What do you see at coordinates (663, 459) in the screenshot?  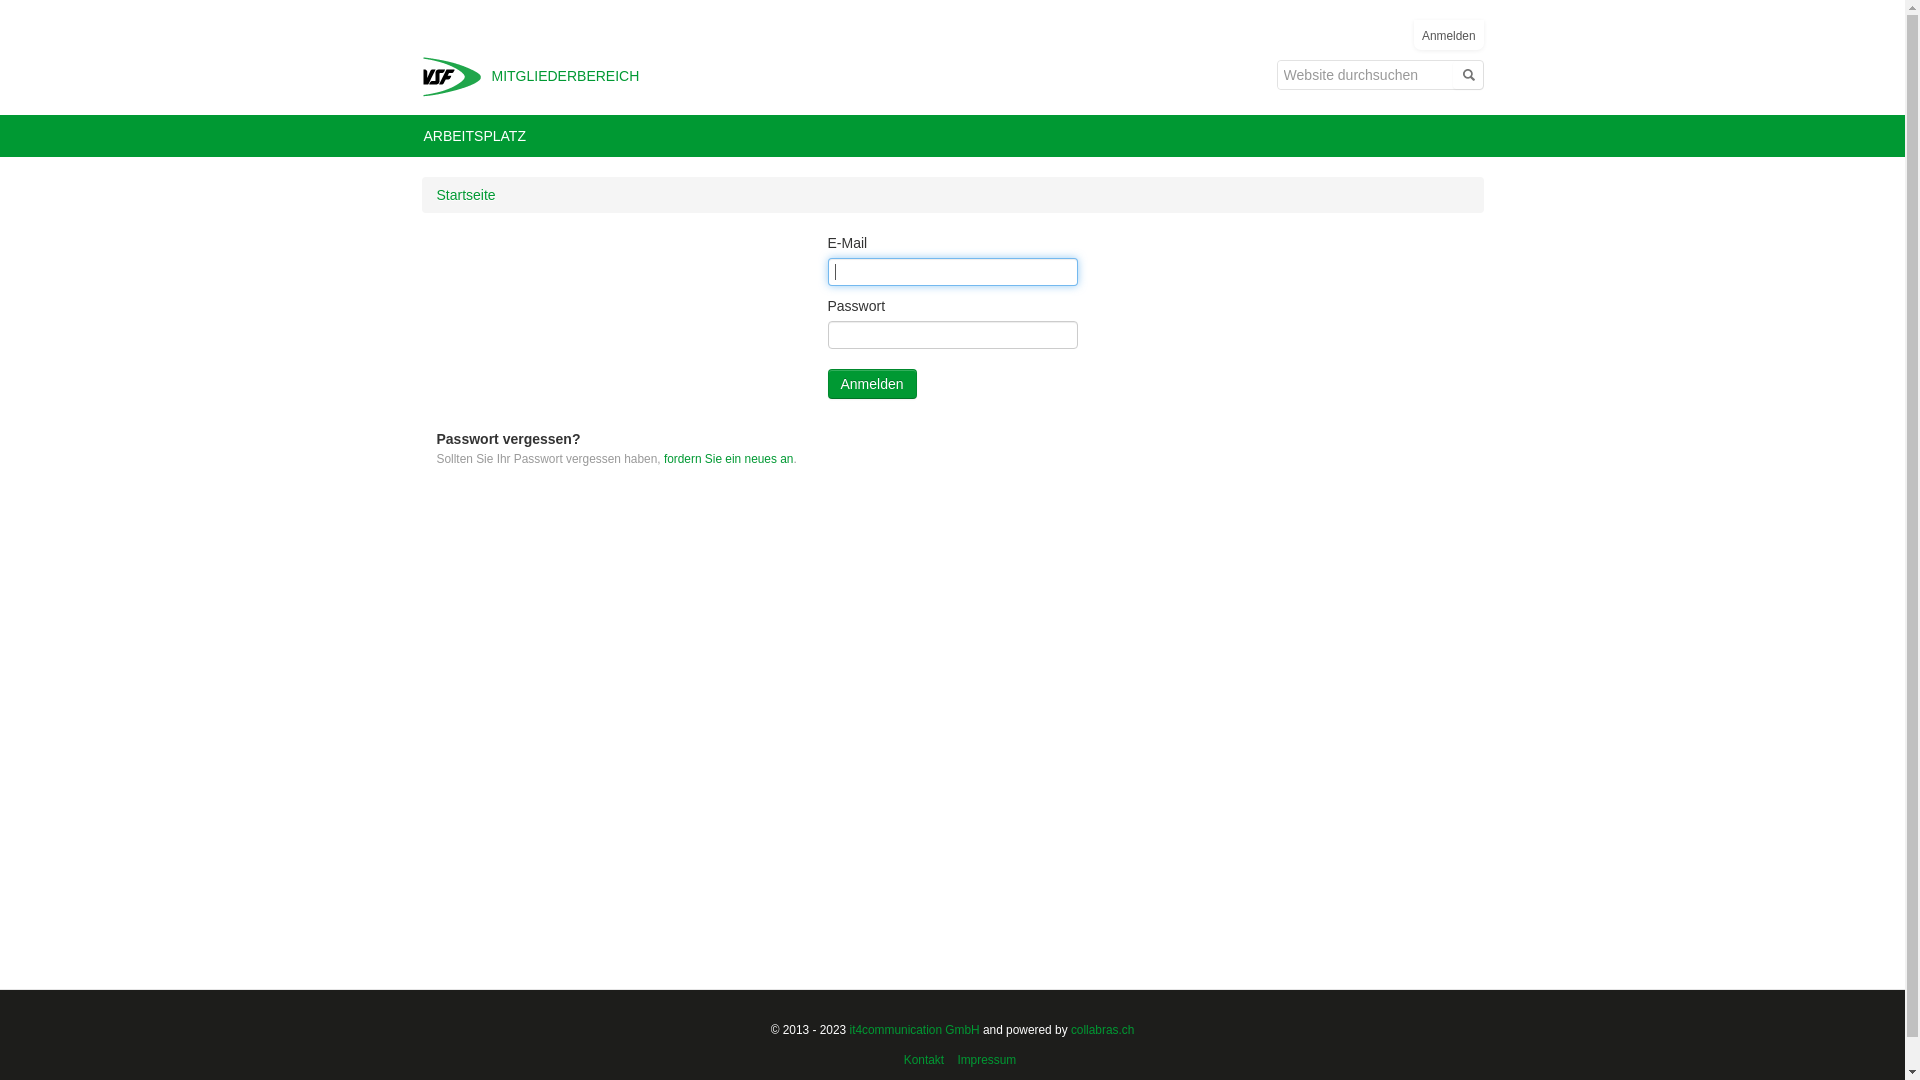 I see `'fordern Sie ein neues an'` at bounding box center [663, 459].